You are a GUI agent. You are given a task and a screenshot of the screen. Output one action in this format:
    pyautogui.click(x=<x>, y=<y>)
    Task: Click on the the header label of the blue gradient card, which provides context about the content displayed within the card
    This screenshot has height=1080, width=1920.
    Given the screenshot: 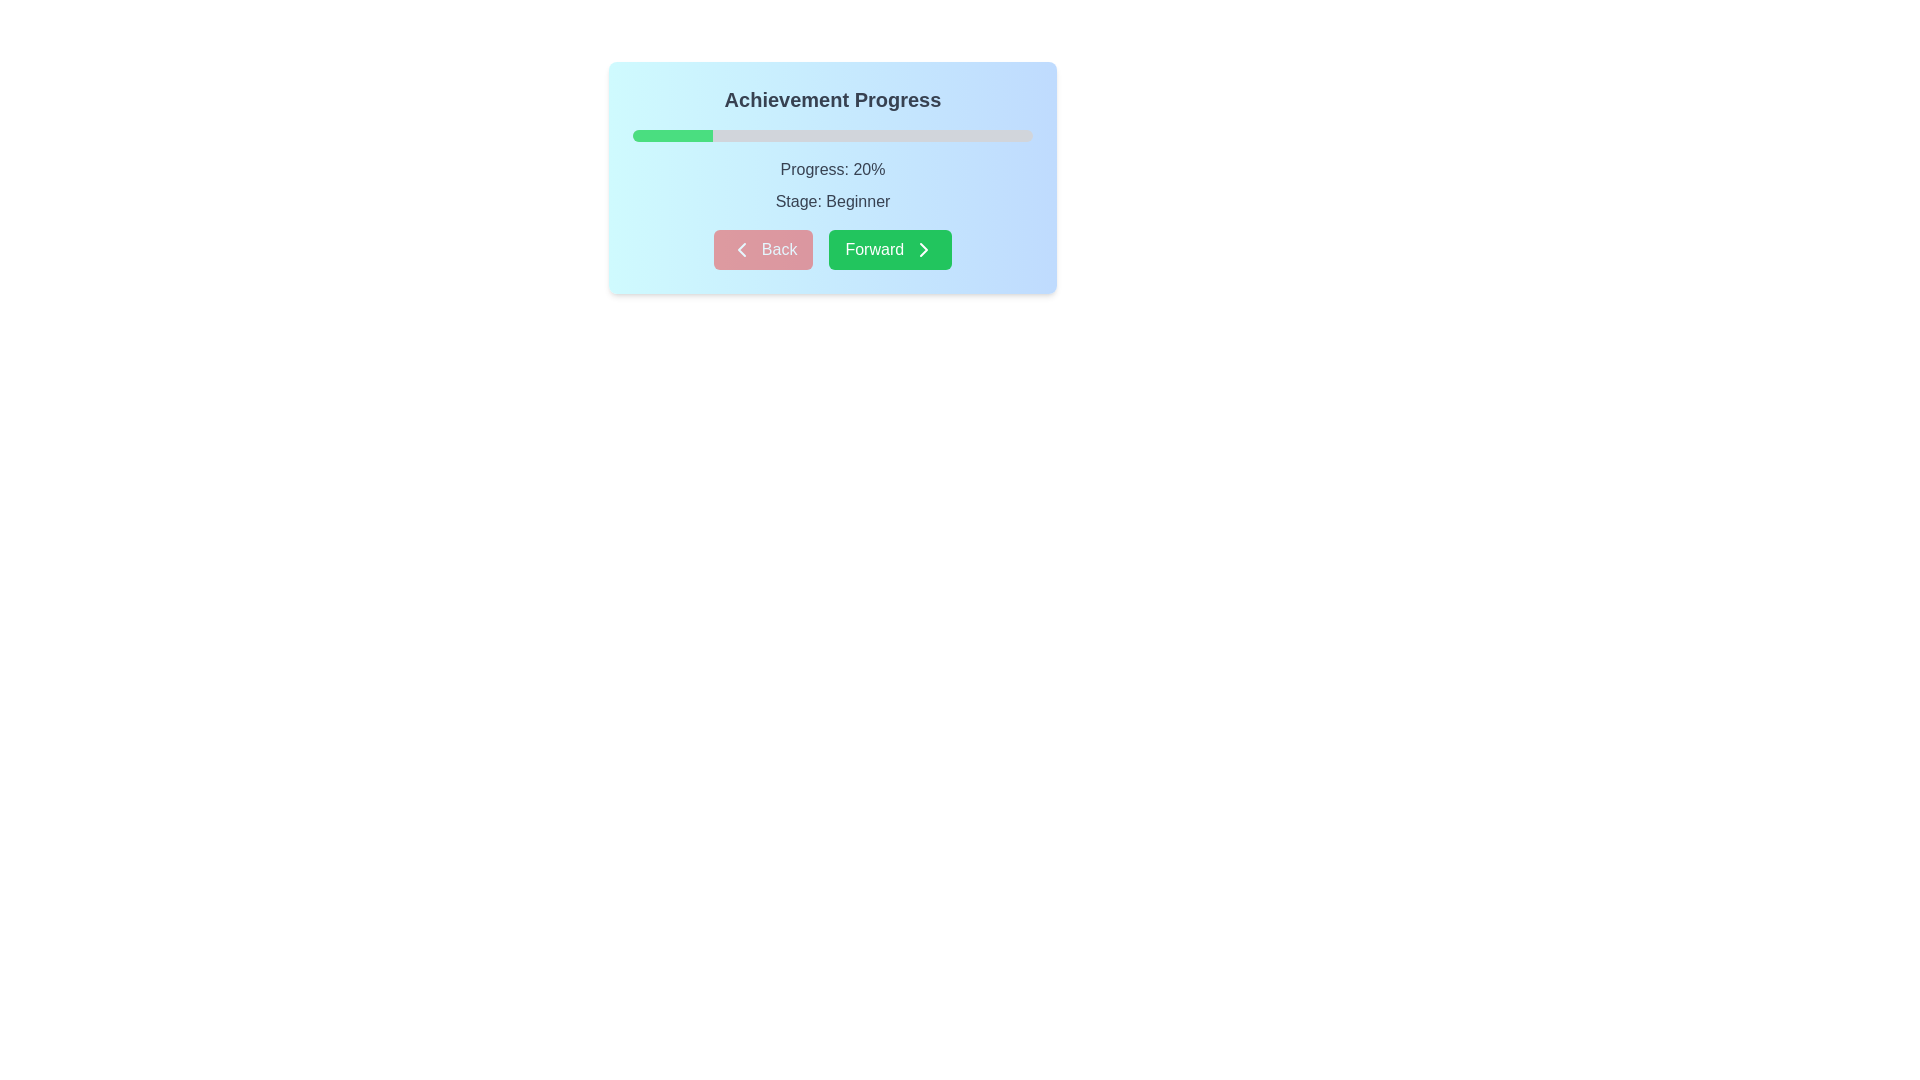 What is the action you would take?
    pyautogui.click(x=833, y=100)
    